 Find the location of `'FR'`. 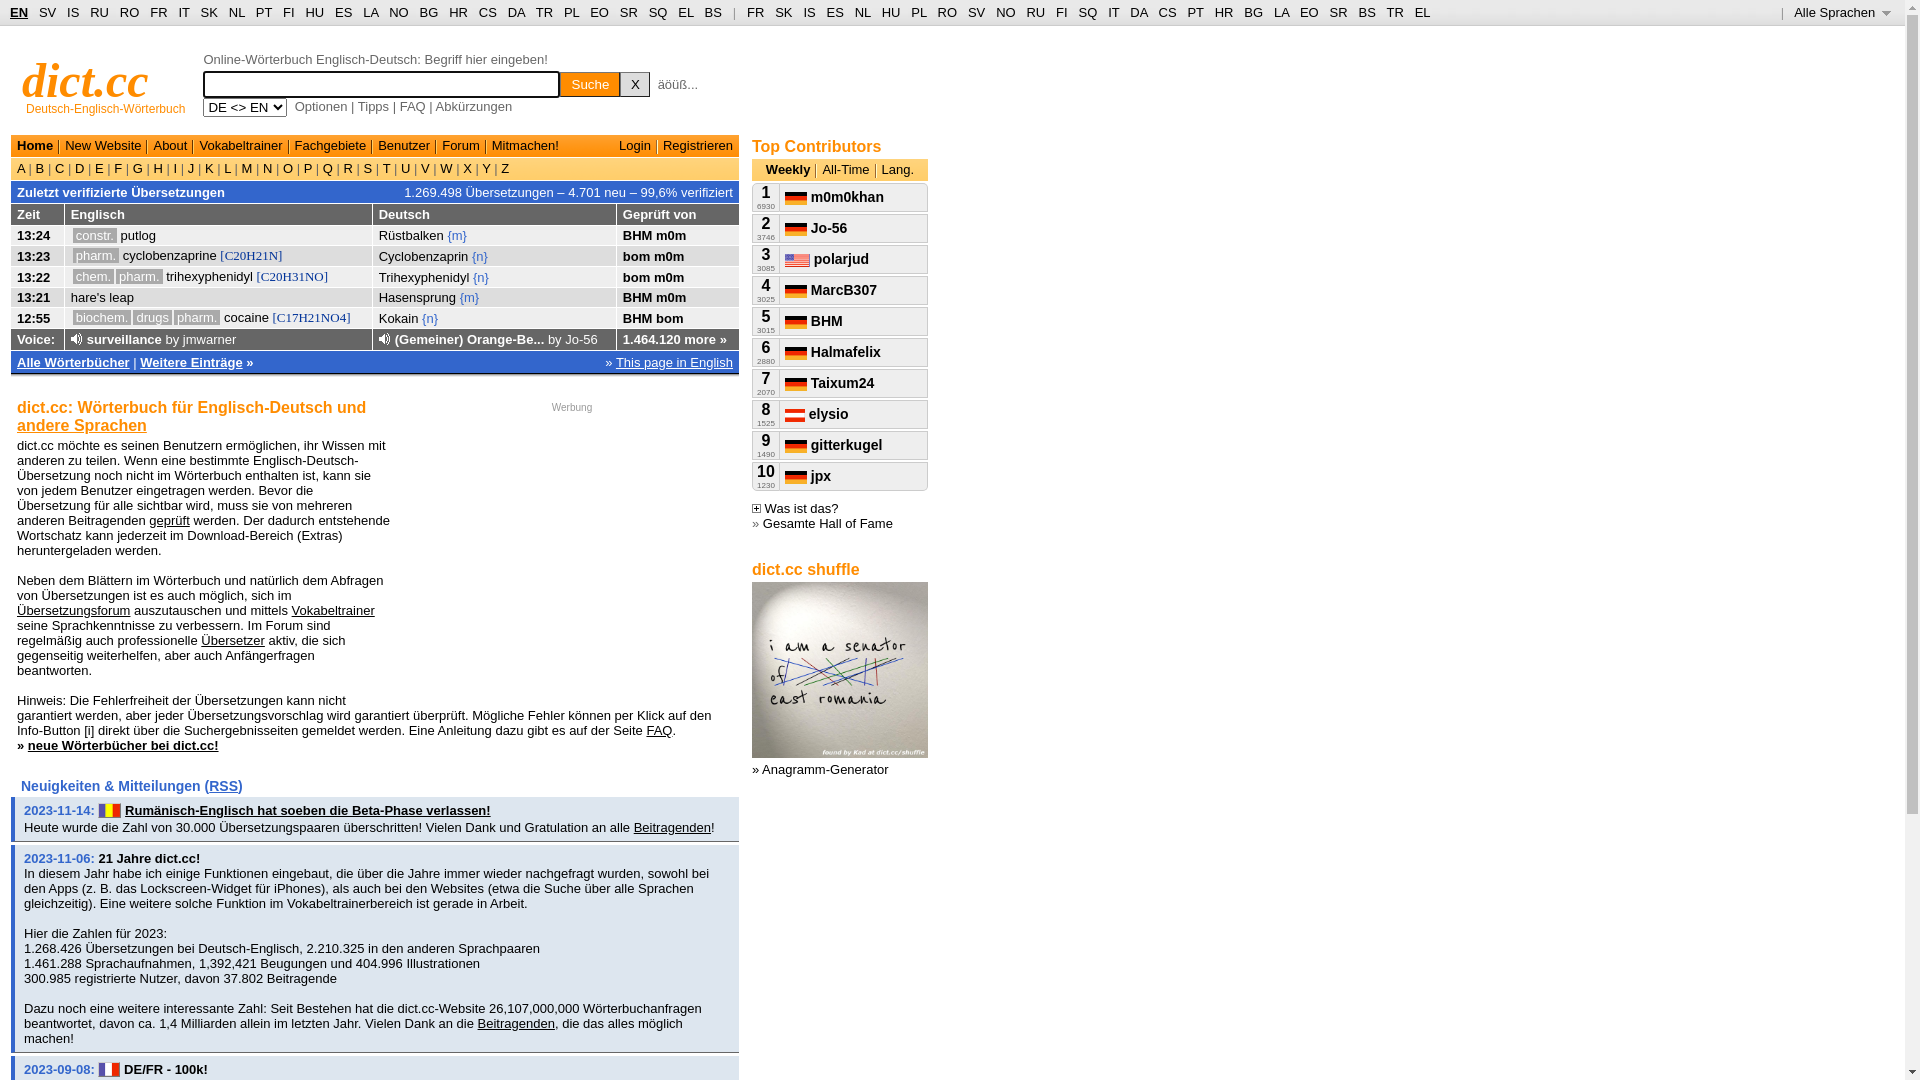

'FR' is located at coordinates (754, 12).